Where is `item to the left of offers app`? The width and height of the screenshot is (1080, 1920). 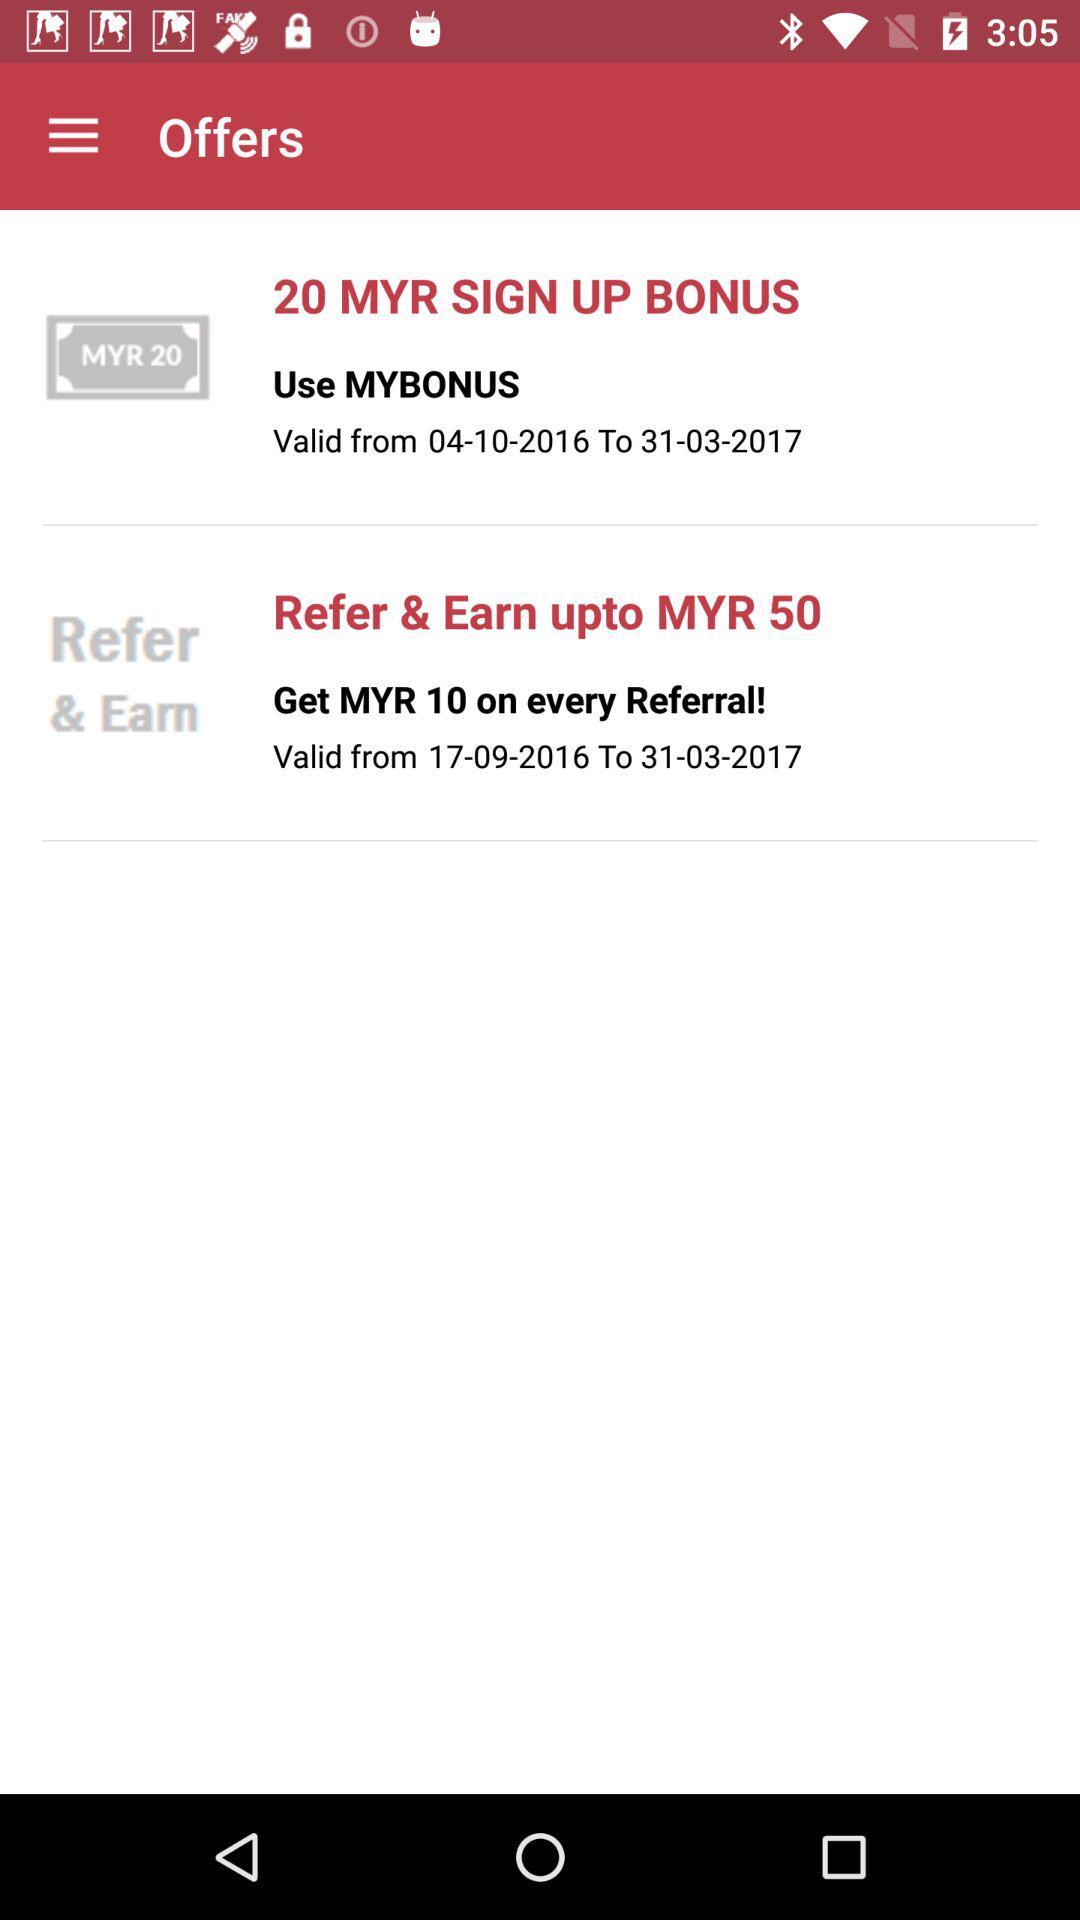
item to the left of offers app is located at coordinates (72, 135).